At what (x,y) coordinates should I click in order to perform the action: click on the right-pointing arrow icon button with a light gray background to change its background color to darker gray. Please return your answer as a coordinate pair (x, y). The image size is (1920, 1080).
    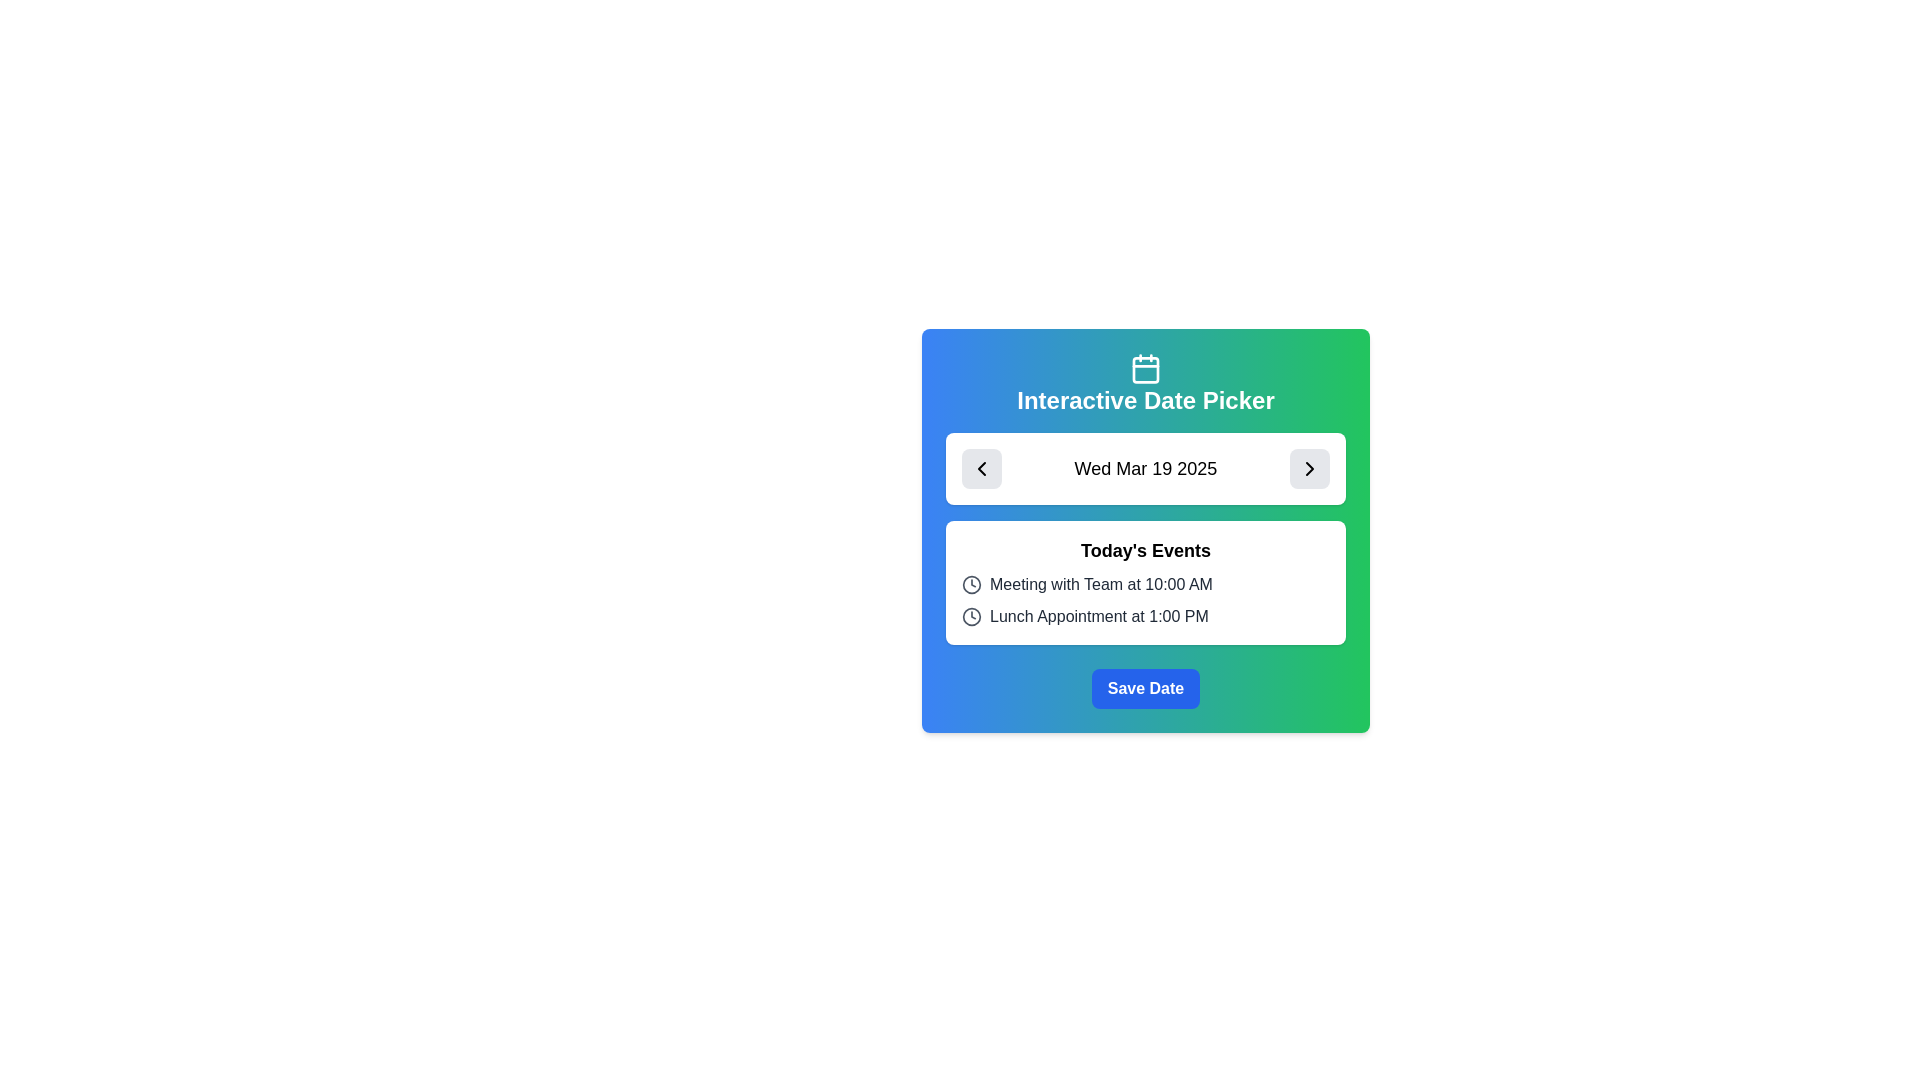
    Looking at the image, I should click on (1310, 469).